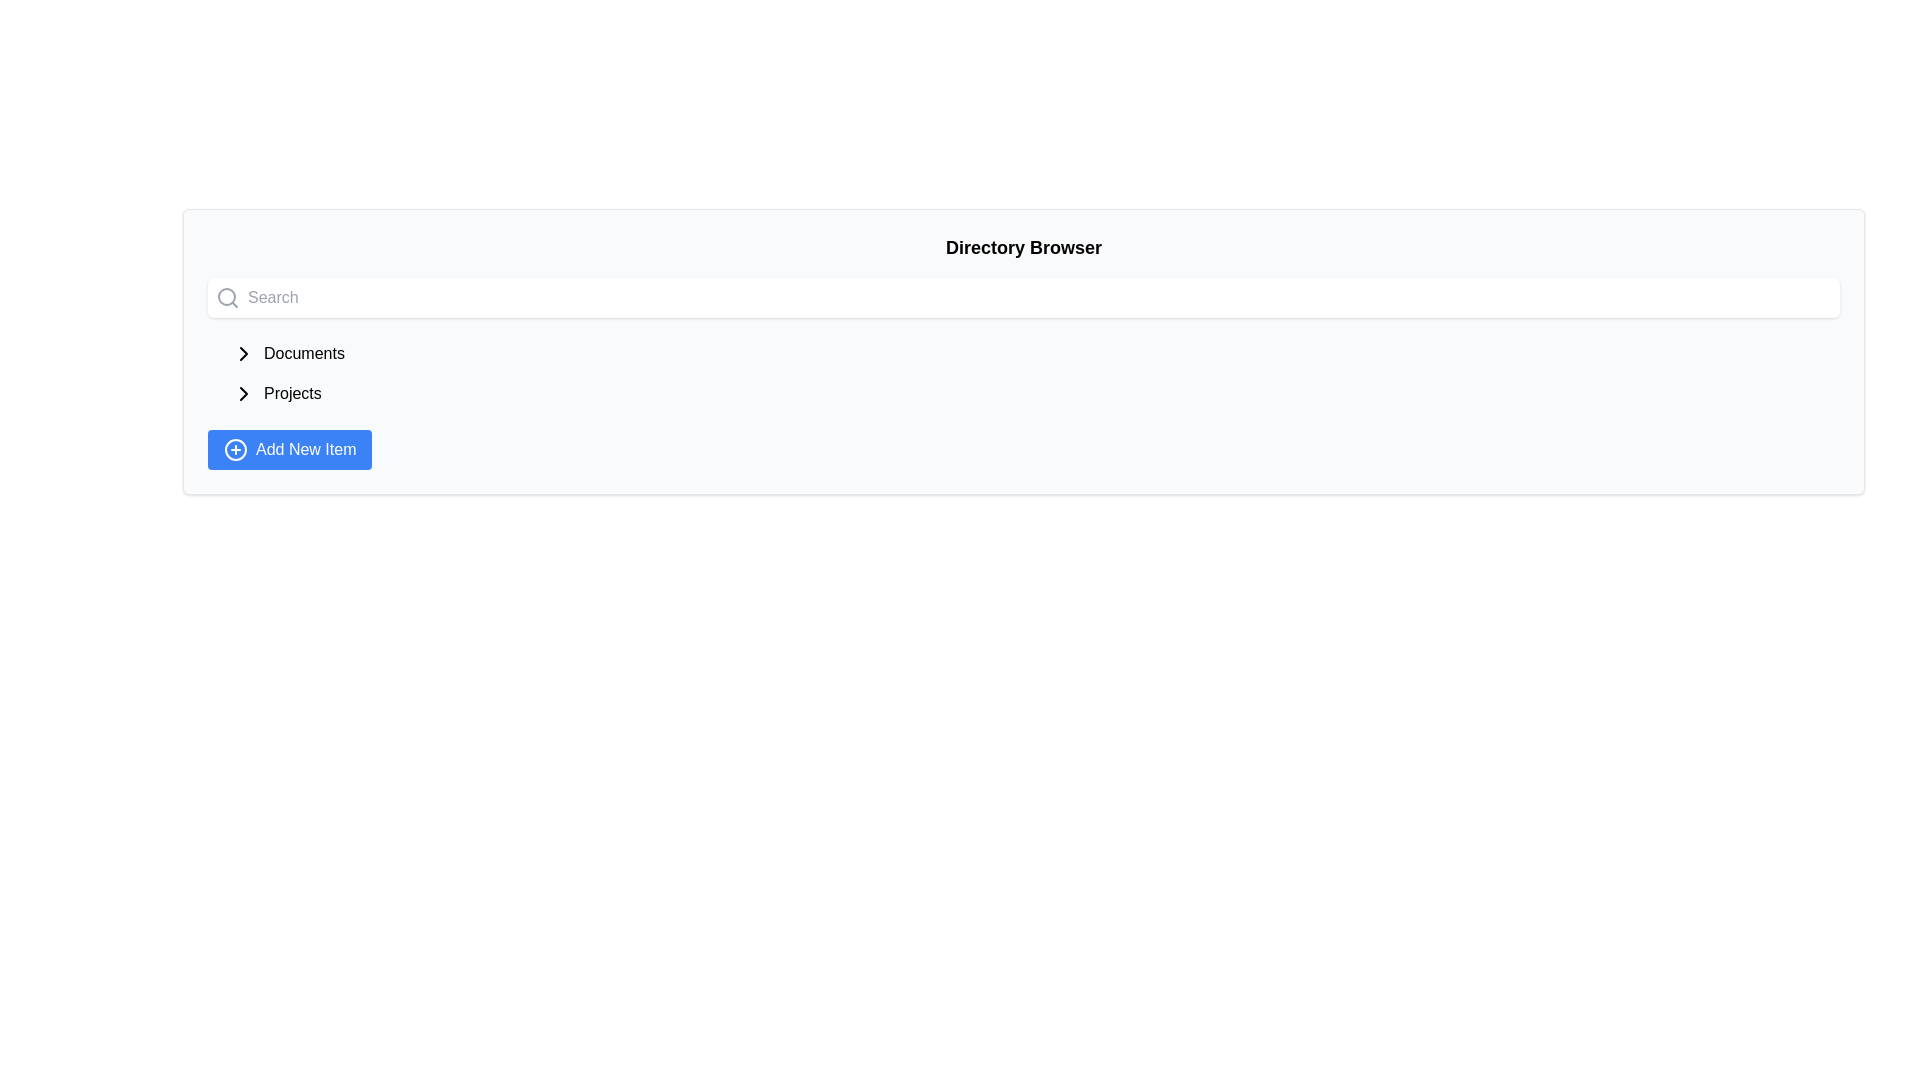  I want to click on the SVG circle element that resembles a magnifying glass lens, located in the top-left corner of the main content area within the search bar, part of a larger search icon, so click(226, 297).